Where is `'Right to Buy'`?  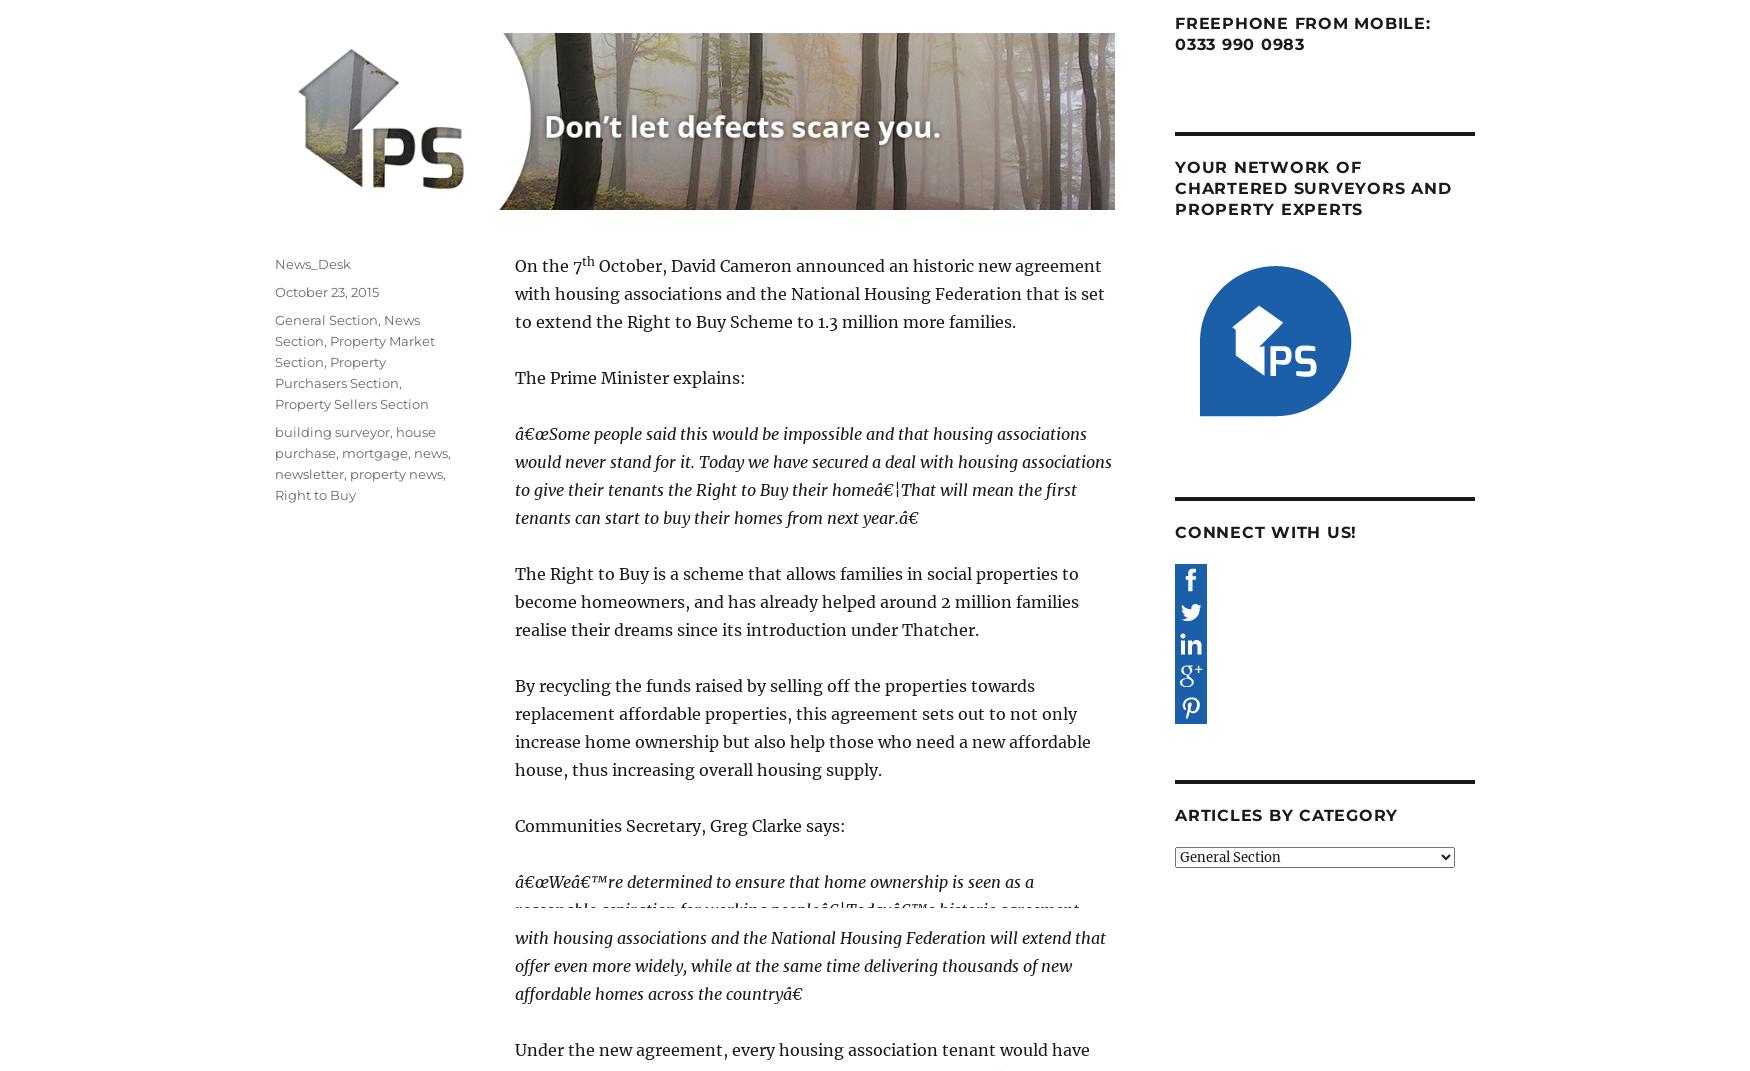 'Right to Buy' is located at coordinates (315, 493).